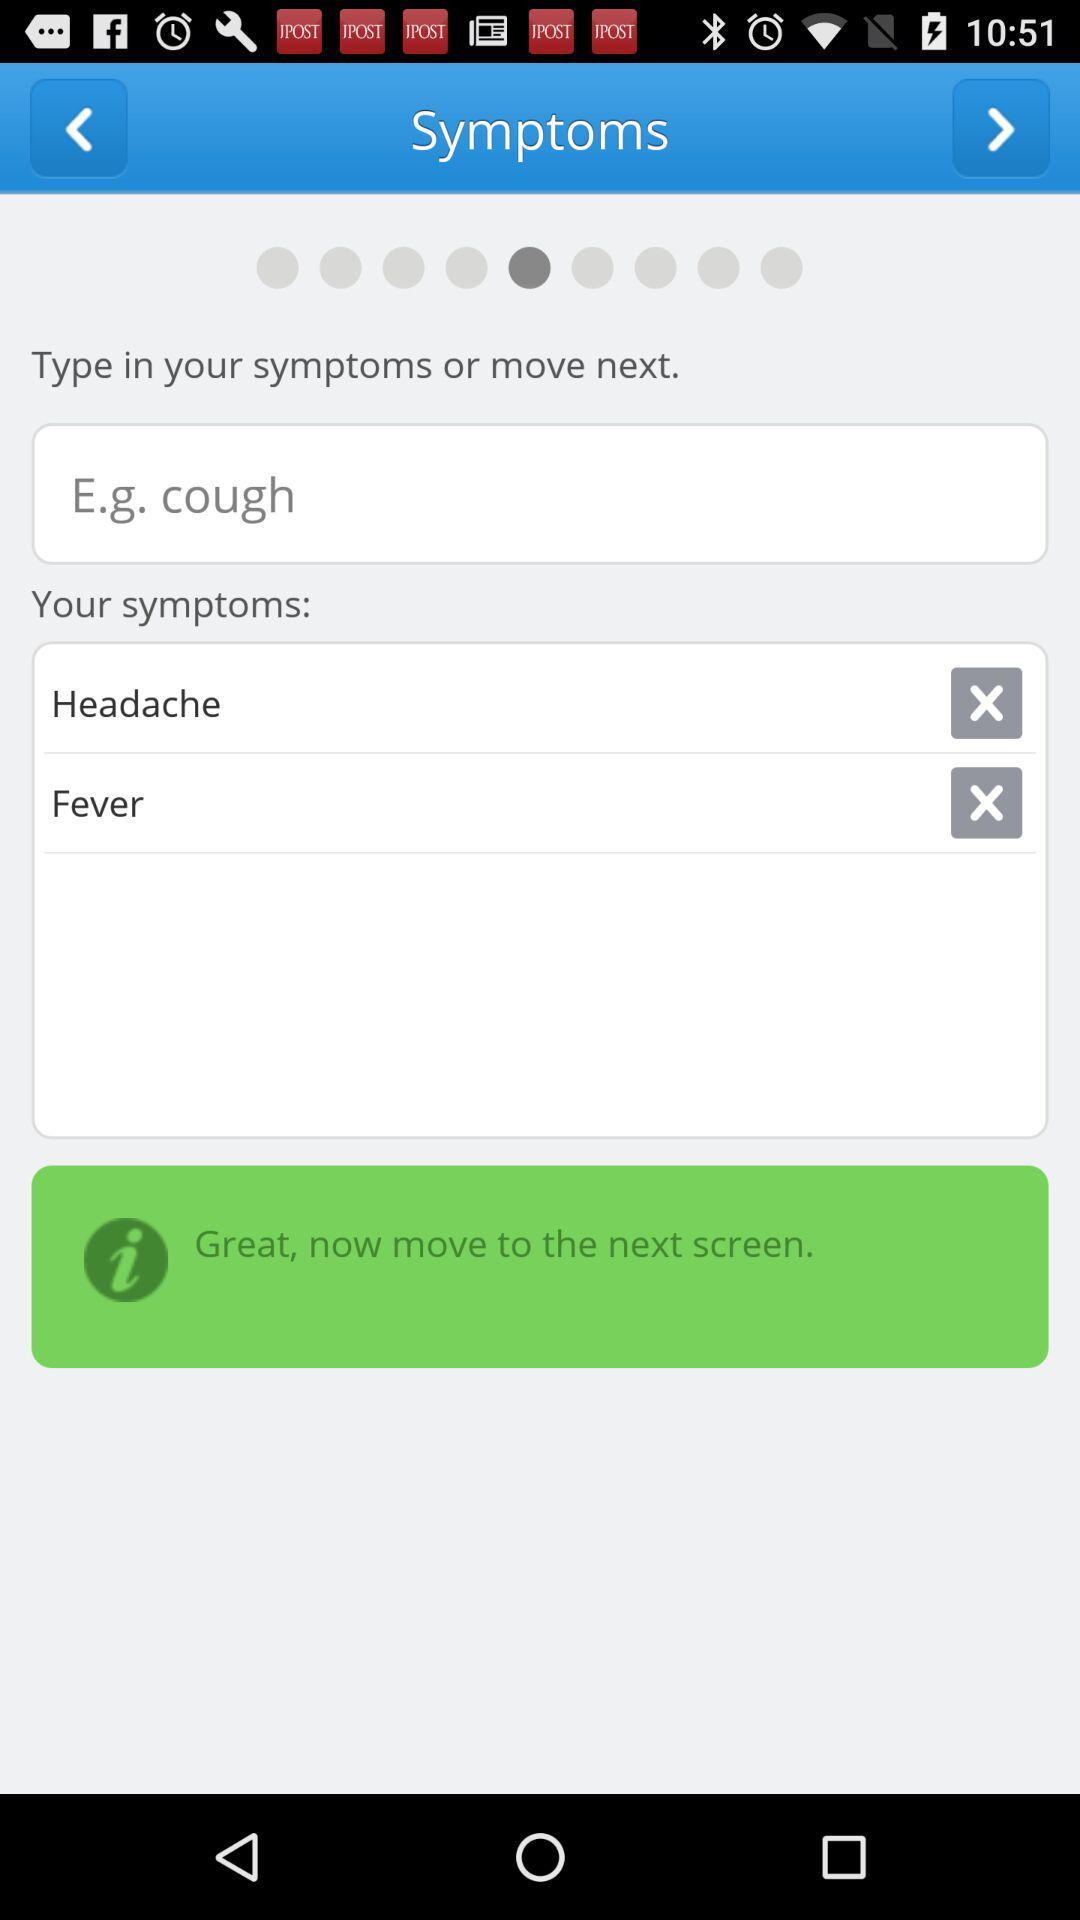 The image size is (1080, 1920). I want to click on go back, so click(77, 127).